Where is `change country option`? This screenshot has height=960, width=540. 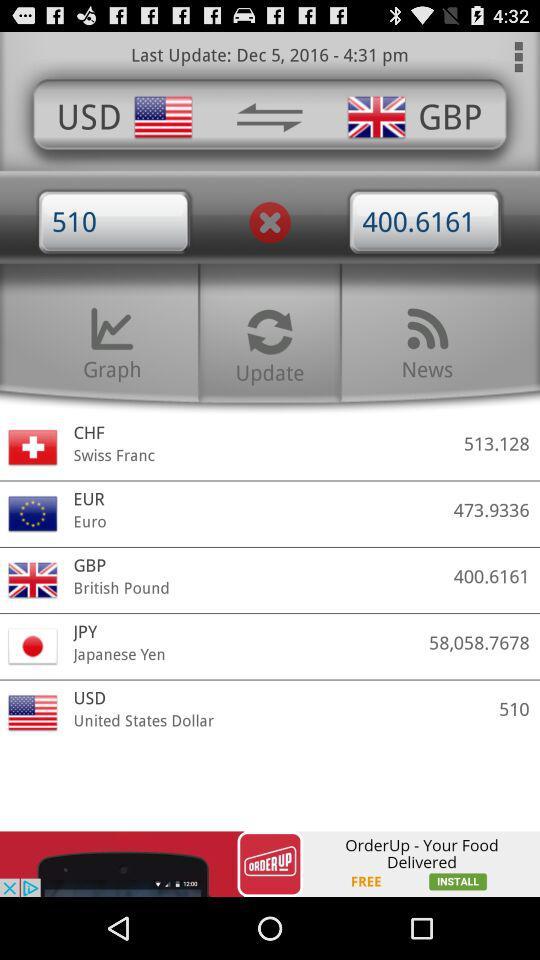
change country option is located at coordinates (269, 117).